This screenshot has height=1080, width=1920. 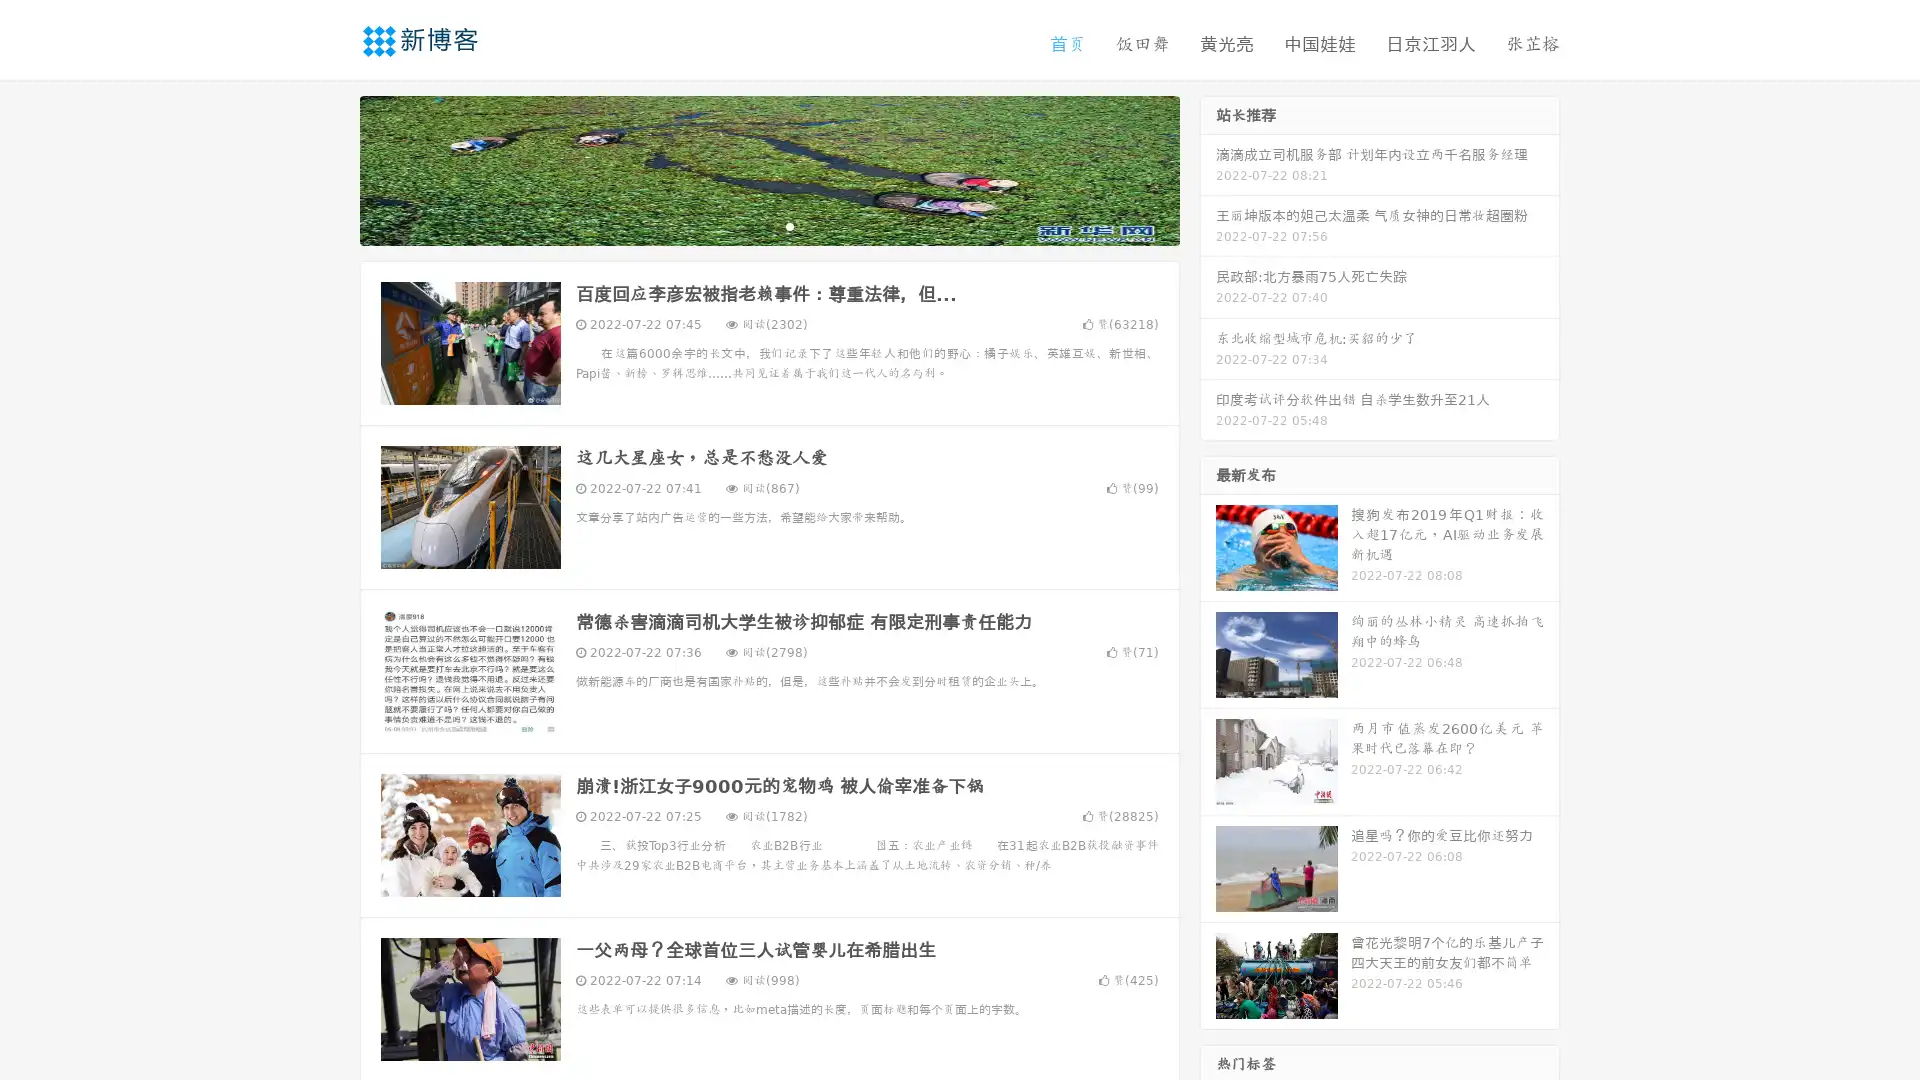 What do you see at coordinates (1208, 168) in the screenshot?
I see `Next slide` at bounding box center [1208, 168].